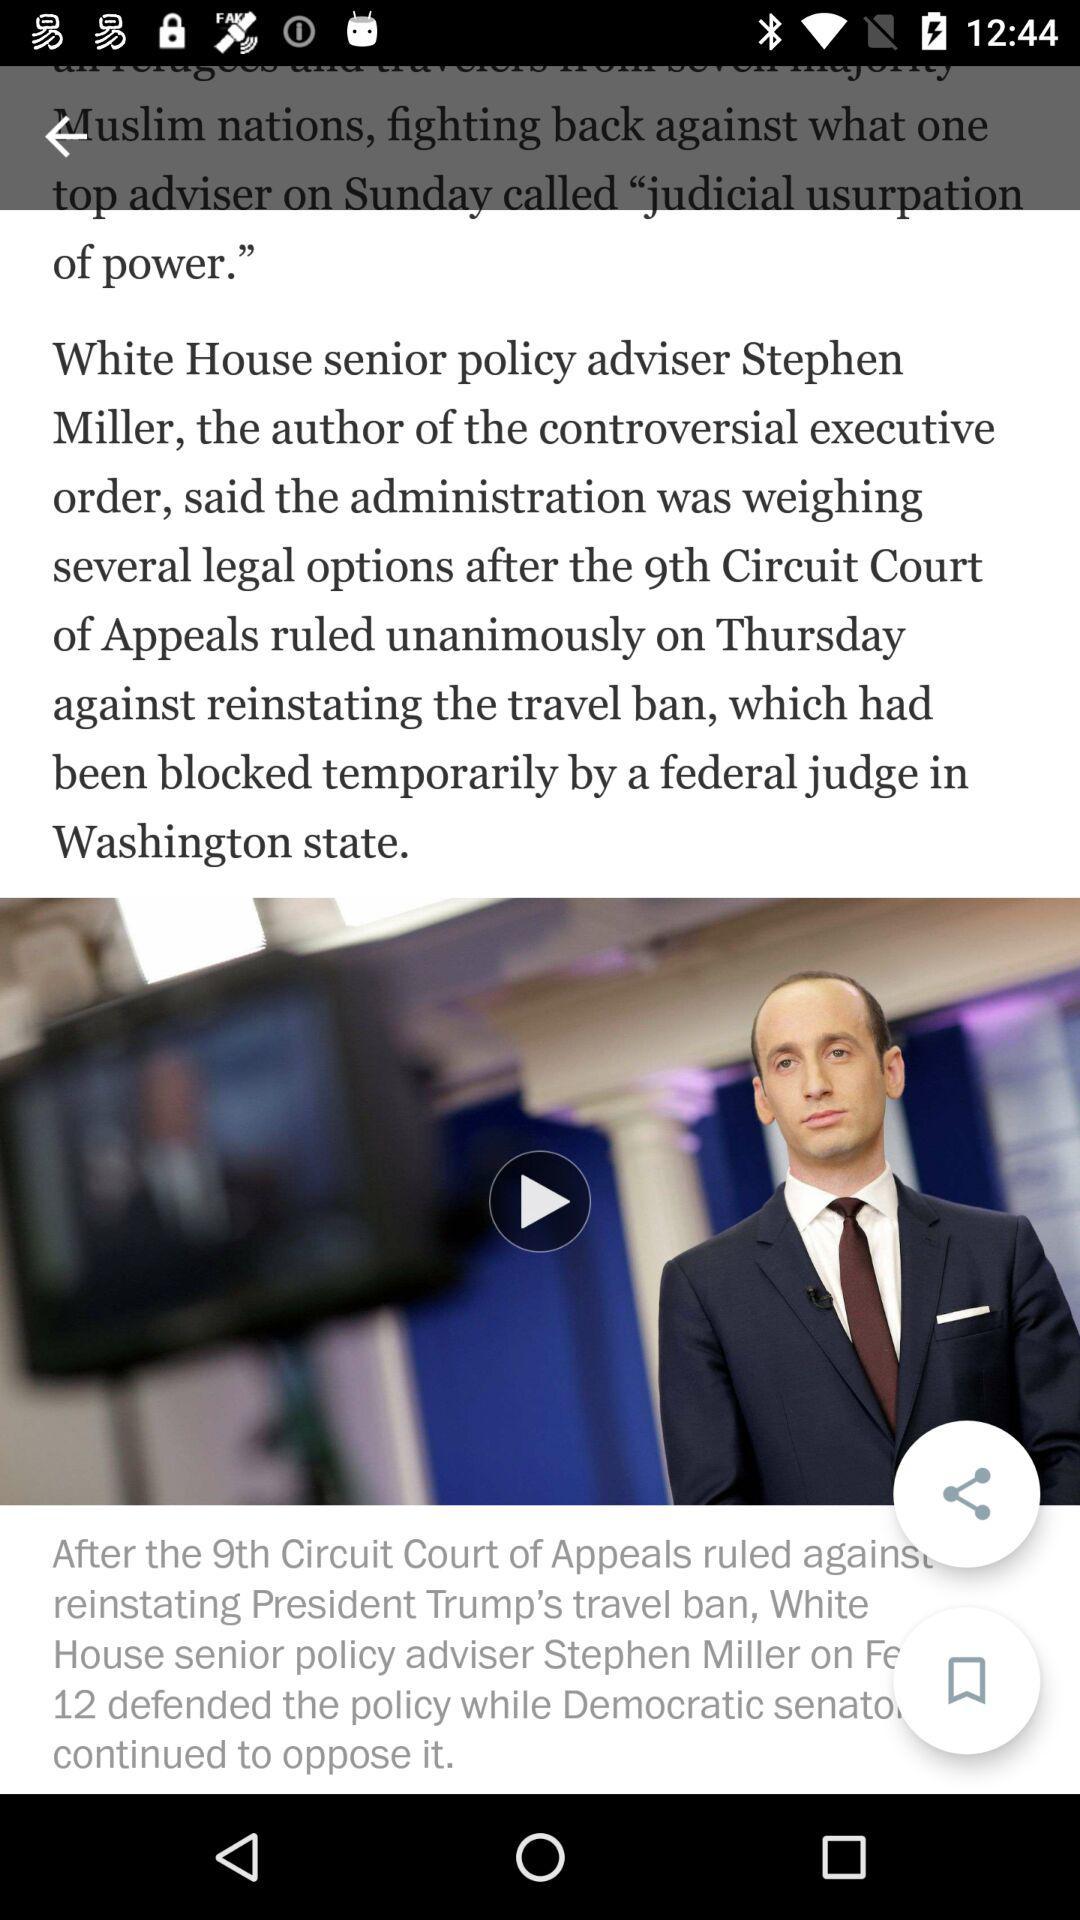 The image size is (1080, 1920). What do you see at coordinates (64, 135) in the screenshot?
I see `back` at bounding box center [64, 135].